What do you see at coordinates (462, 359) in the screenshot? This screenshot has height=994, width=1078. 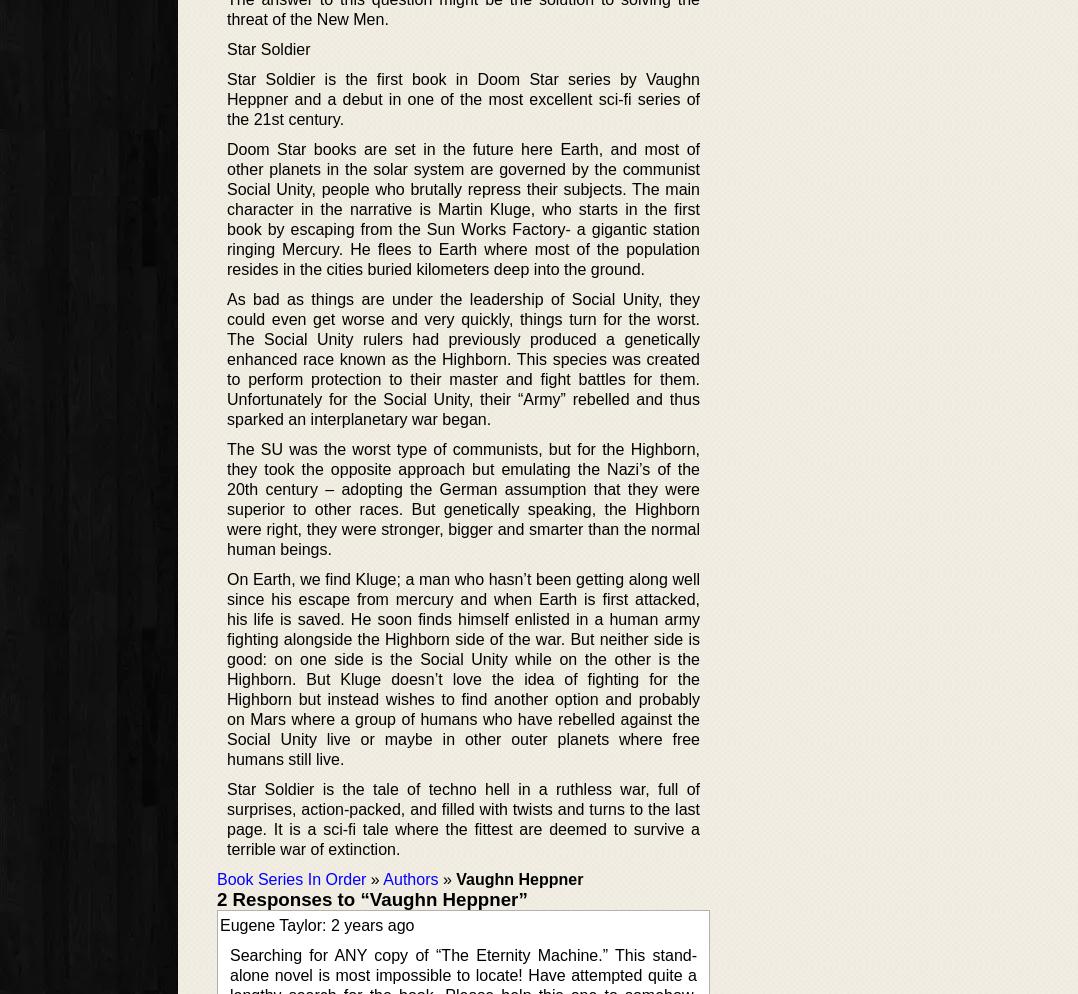 I see `'As bad as things are under the leadership of Social Unity, they could even get worse and very quickly, things turn for the worst. The Social Unity rulers had previously produced a genetically enhanced race known as the Highborn. This species was created to perform protection to their master and fight battles for them. Unfortunately for the Social Unity, their “Army” rebelled and thus sparked an interplanetary war began.'` at bounding box center [462, 359].